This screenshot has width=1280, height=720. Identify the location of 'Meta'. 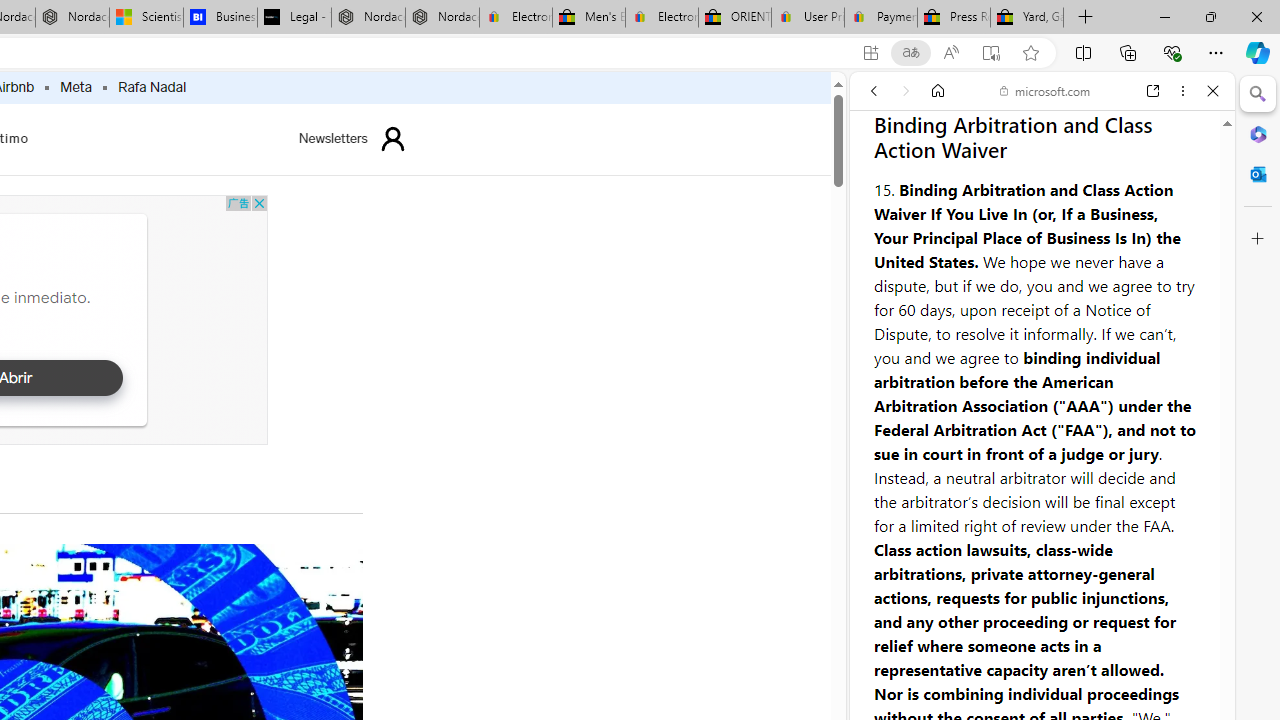
(76, 87).